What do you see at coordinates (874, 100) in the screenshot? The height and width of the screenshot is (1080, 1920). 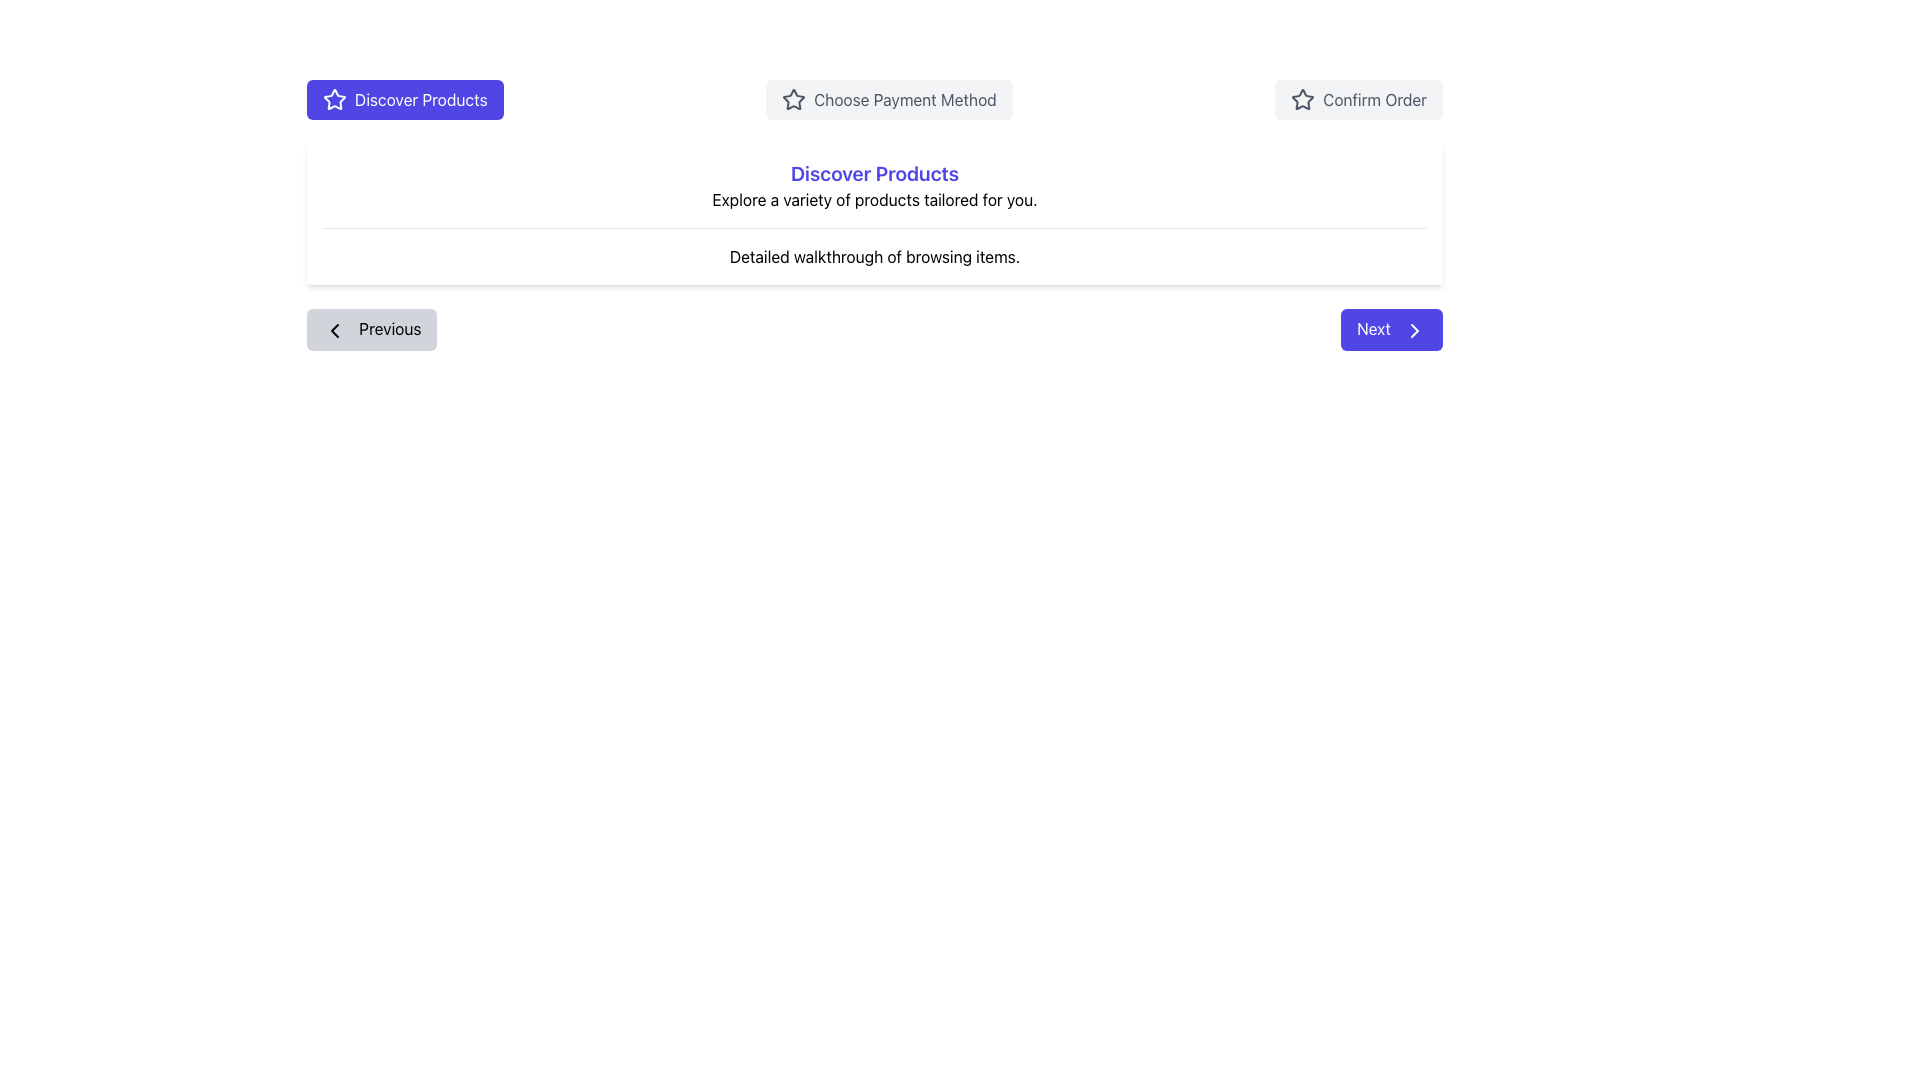 I see `the 'Choose Payment Method' navigation tab, which is the second tab in a horizontal navigation bar with light gray background and gray text` at bounding box center [874, 100].